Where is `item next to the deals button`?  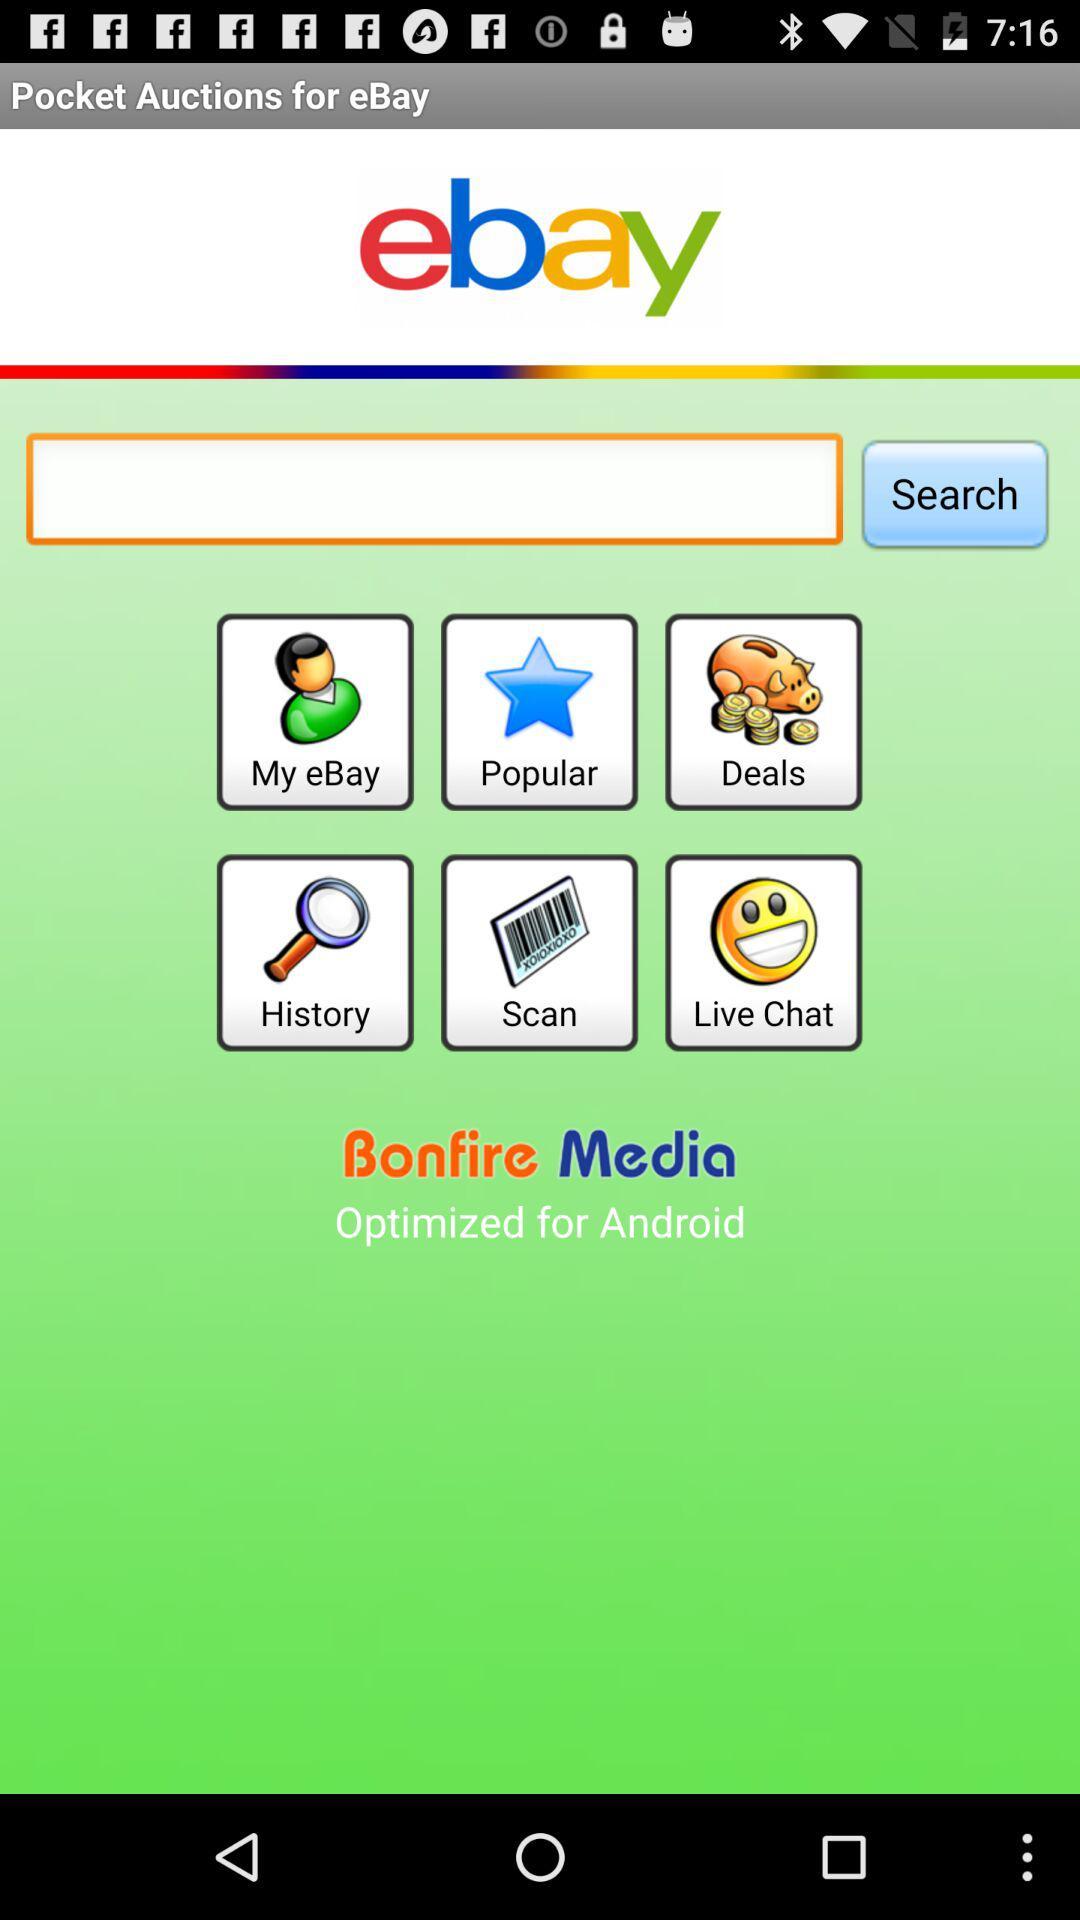
item next to the deals button is located at coordinates (538, 712).